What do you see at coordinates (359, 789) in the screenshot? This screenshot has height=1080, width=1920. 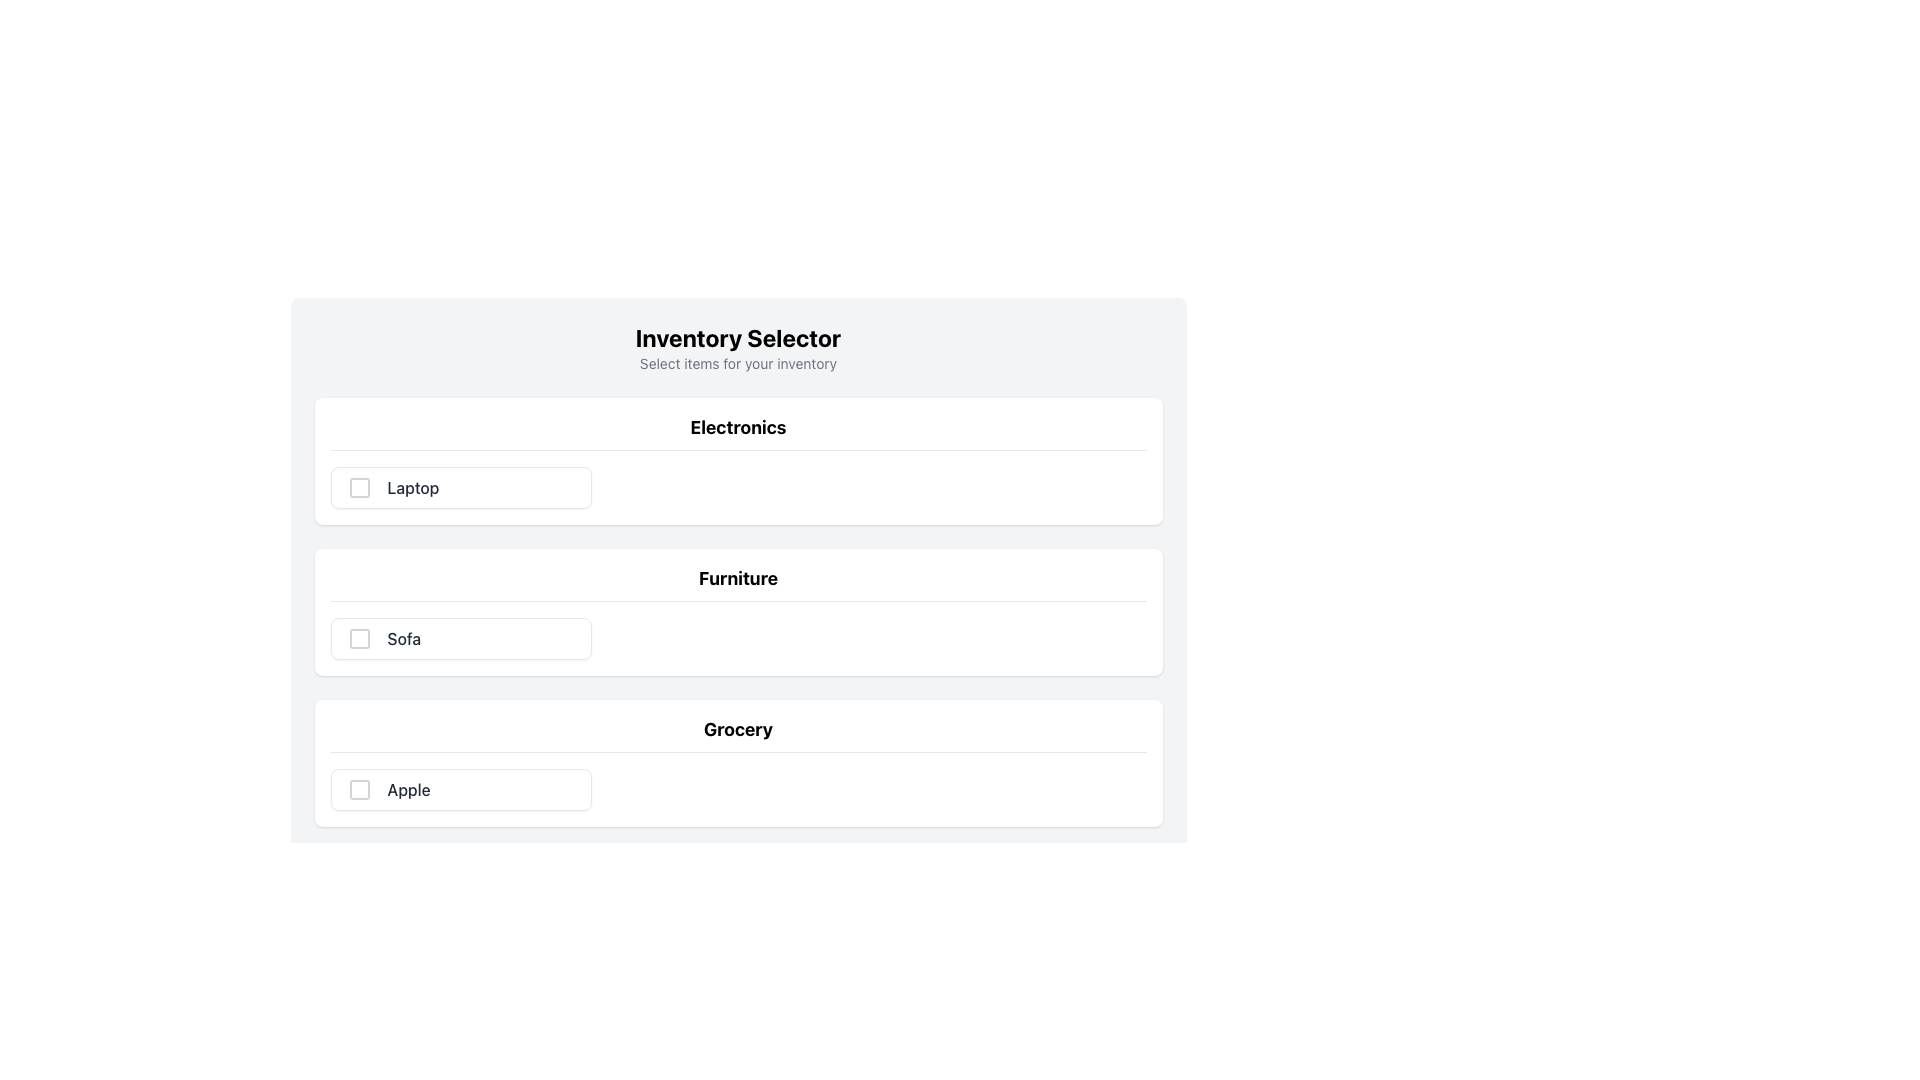 I see `the checkbox located to the left of the 'Apple' item in the 'Grocery' section to mark it as selected` at bounding box center [359, 789].